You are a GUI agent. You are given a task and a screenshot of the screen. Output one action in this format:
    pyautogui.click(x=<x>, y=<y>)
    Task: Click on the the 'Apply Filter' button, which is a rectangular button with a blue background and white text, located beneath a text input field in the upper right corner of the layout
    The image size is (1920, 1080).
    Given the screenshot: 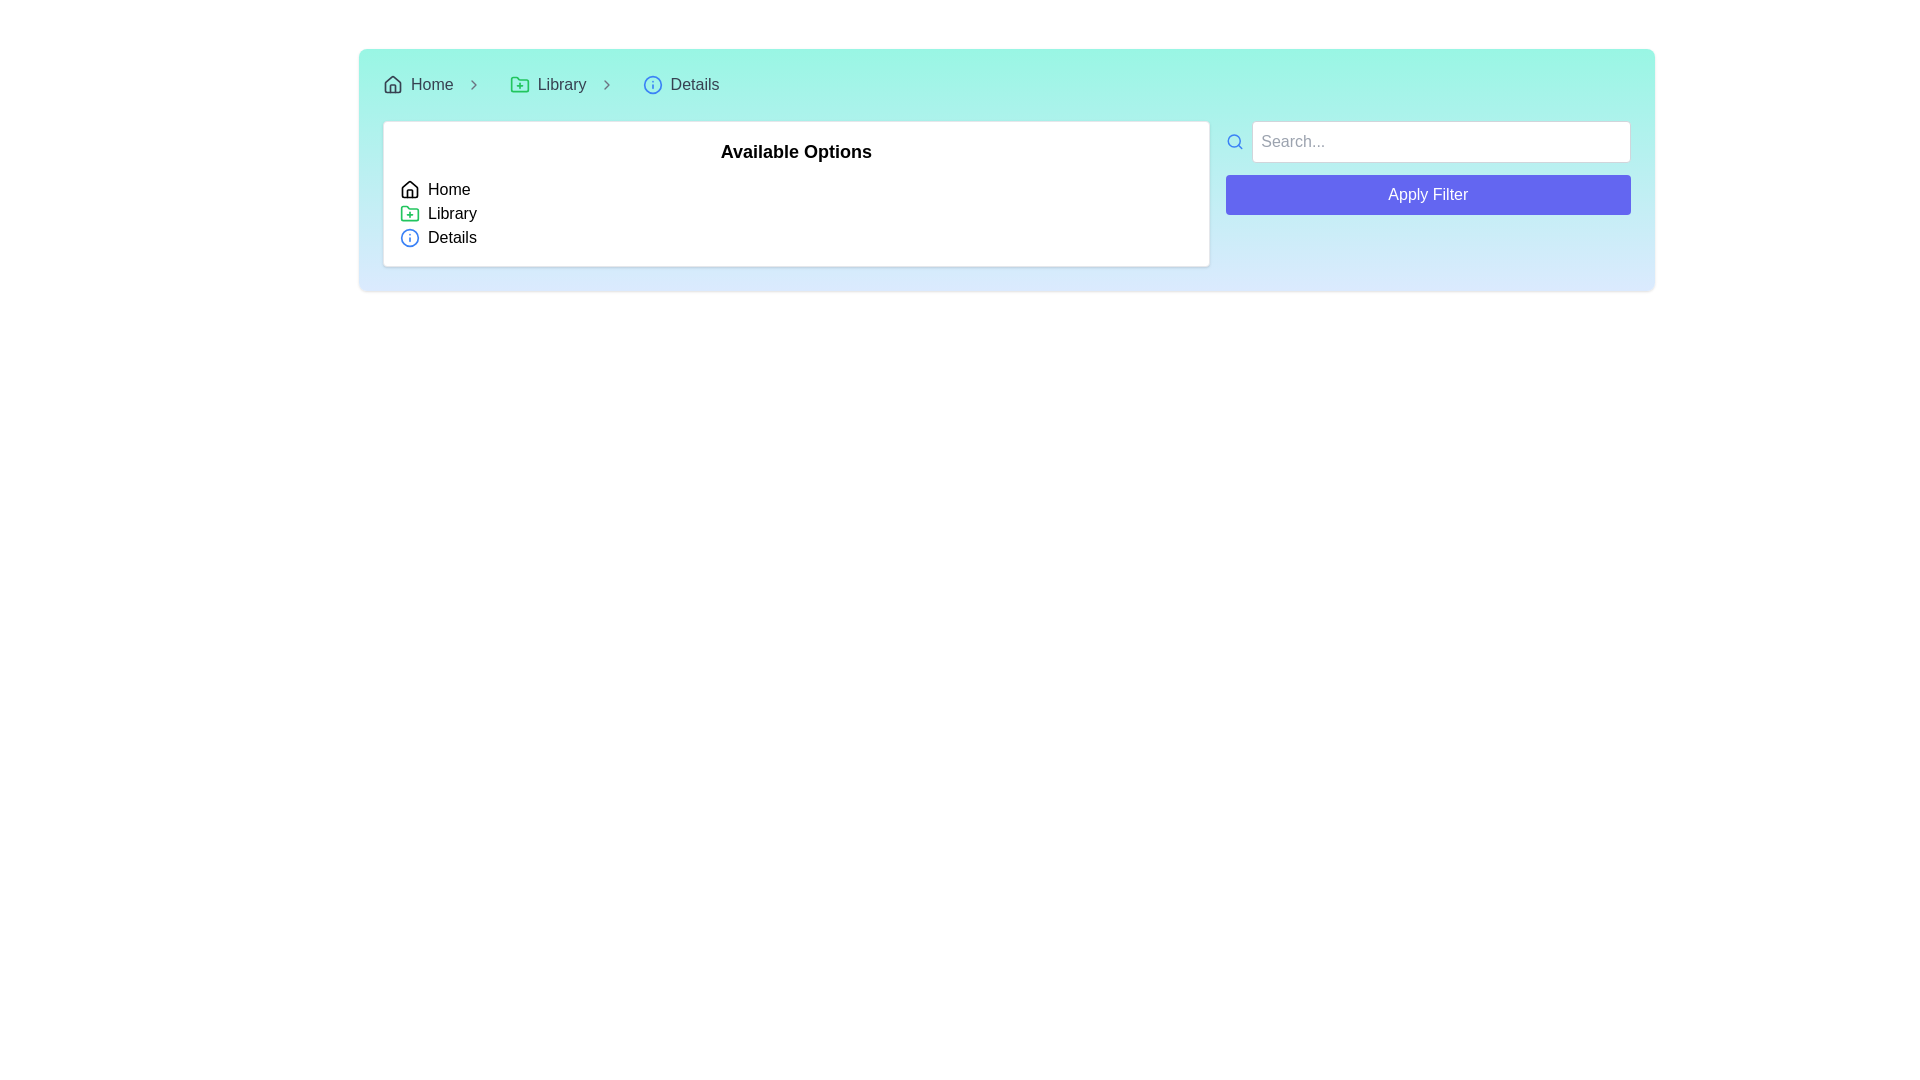 What is the action you would take?
    pyautogui.click(x=1427, y=193)
    